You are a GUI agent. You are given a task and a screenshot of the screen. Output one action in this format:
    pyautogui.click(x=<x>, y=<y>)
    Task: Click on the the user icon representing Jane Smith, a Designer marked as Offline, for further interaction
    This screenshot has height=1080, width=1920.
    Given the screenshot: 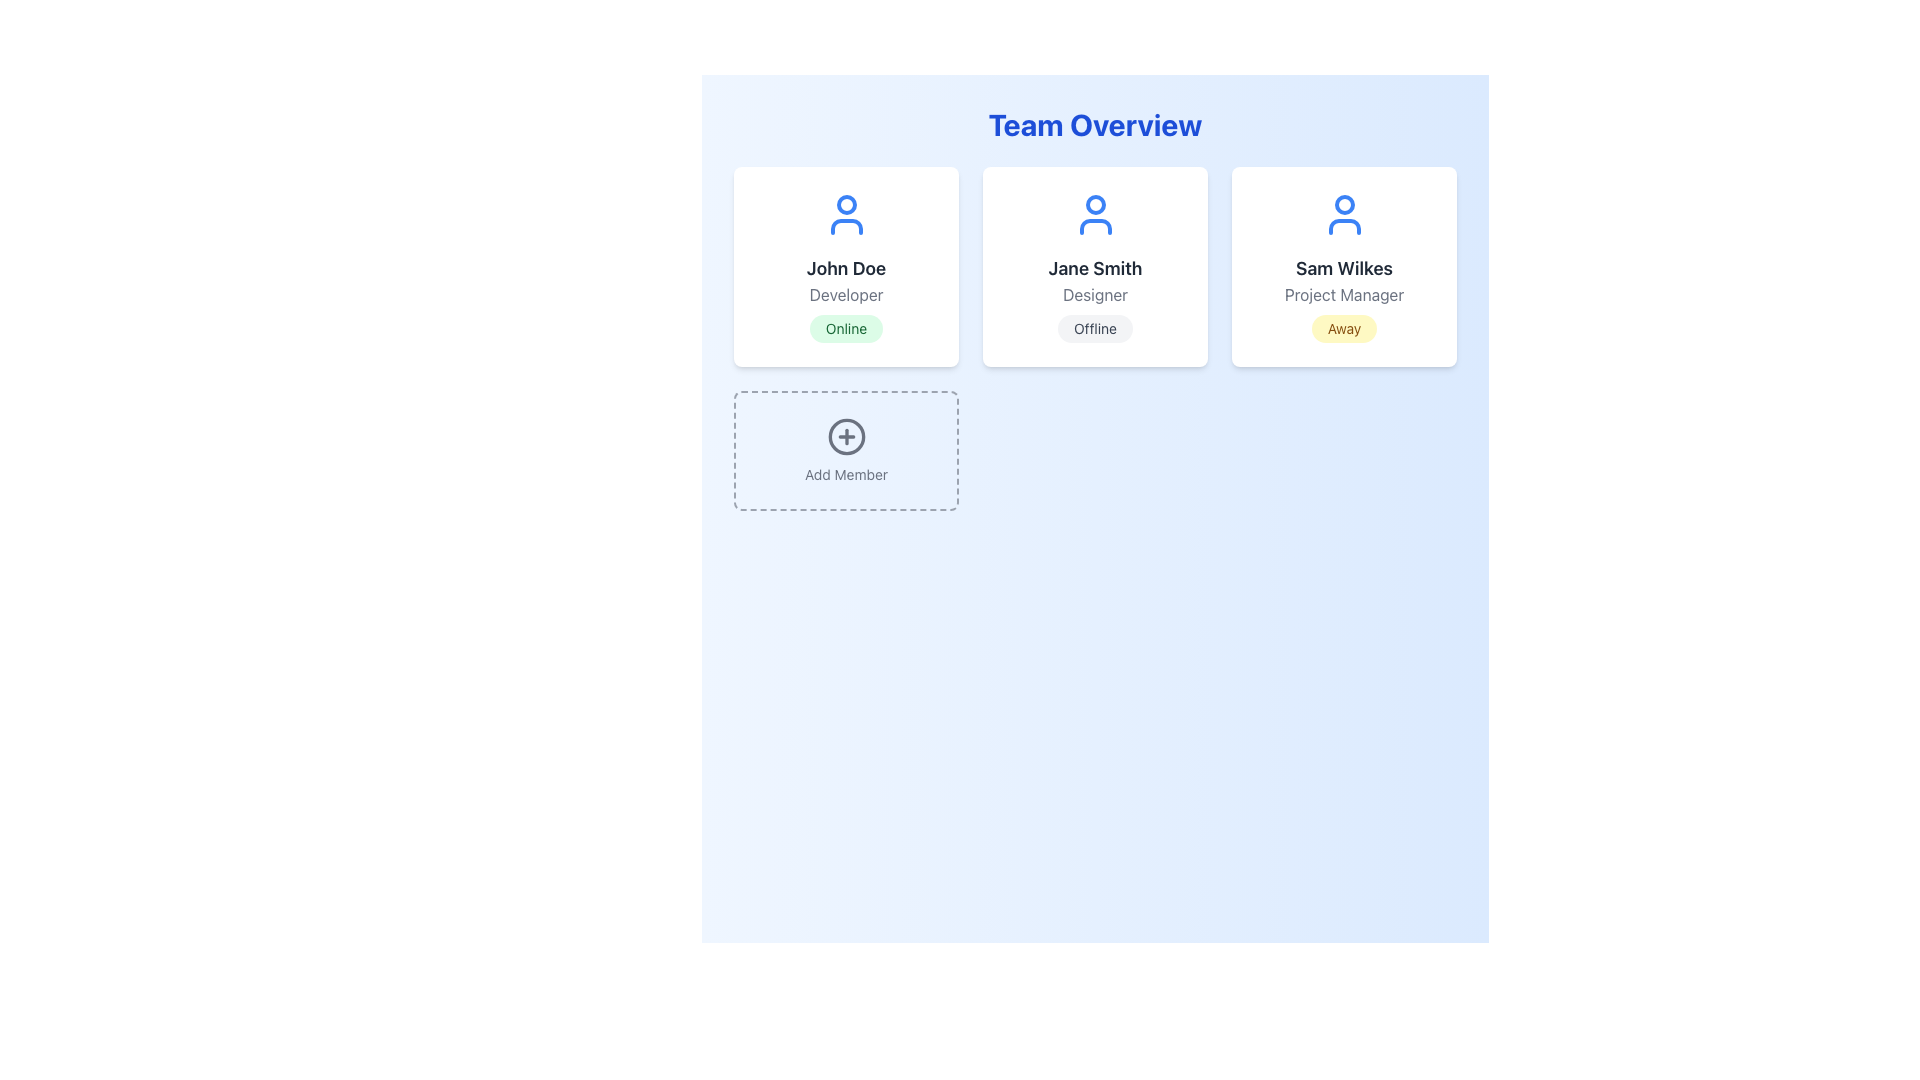 What is the action you would take?
    pyautogui.click(x=1094, y=215)
    